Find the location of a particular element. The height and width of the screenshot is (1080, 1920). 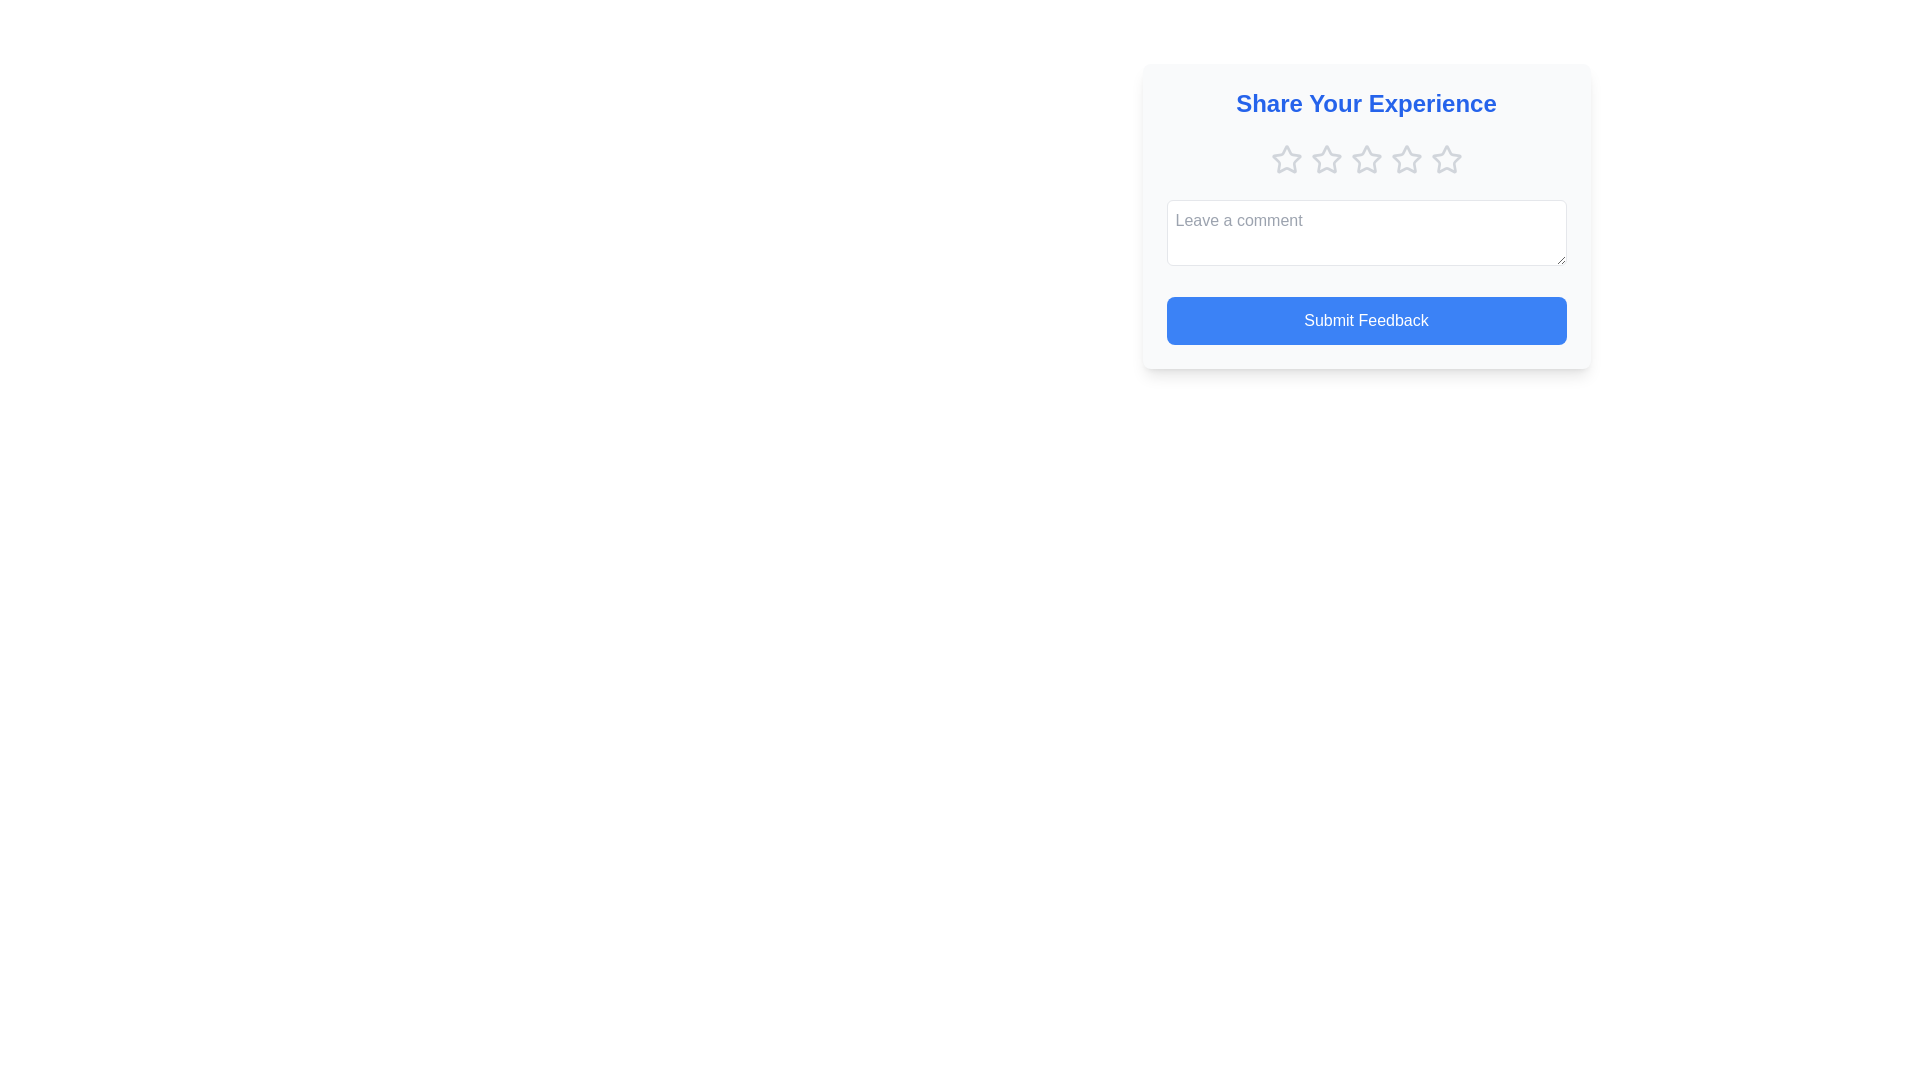

the third star icon in the rating system is located at coordinates (1365, 157).